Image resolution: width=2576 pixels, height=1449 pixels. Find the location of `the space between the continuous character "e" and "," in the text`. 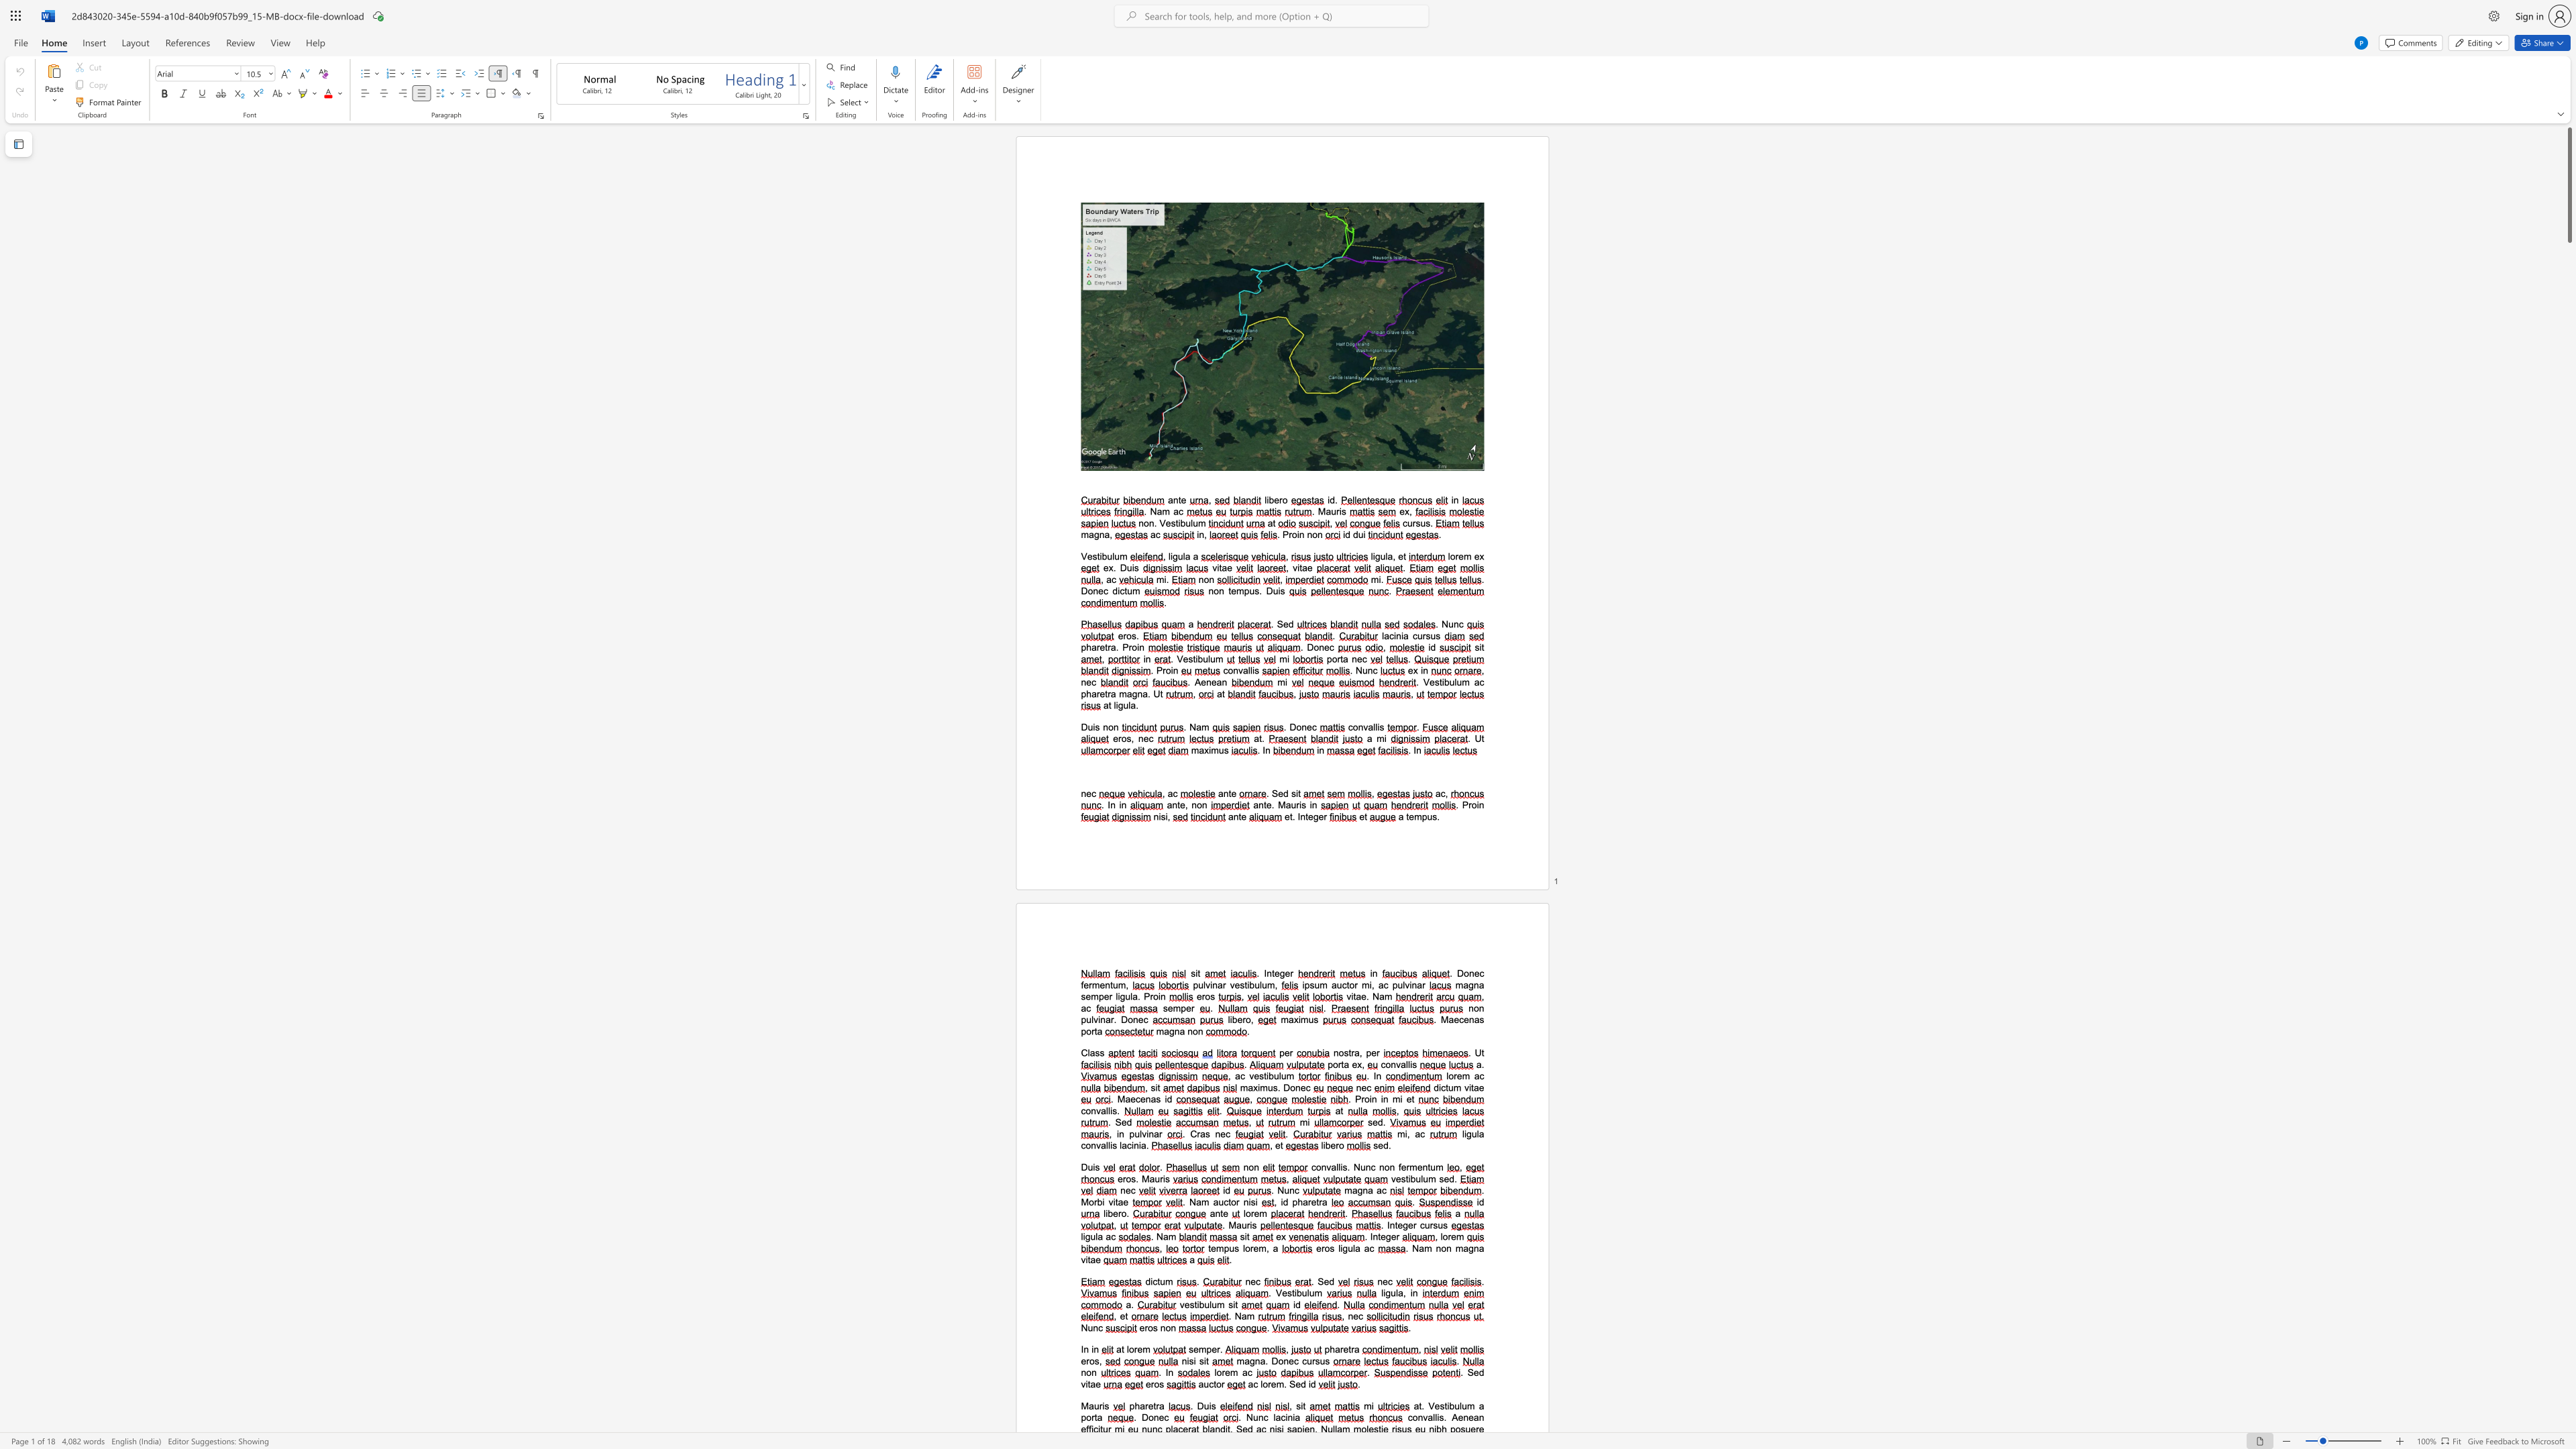

the space between the continuous character "e" and "," in the text is located at coordinates (1184, 805).